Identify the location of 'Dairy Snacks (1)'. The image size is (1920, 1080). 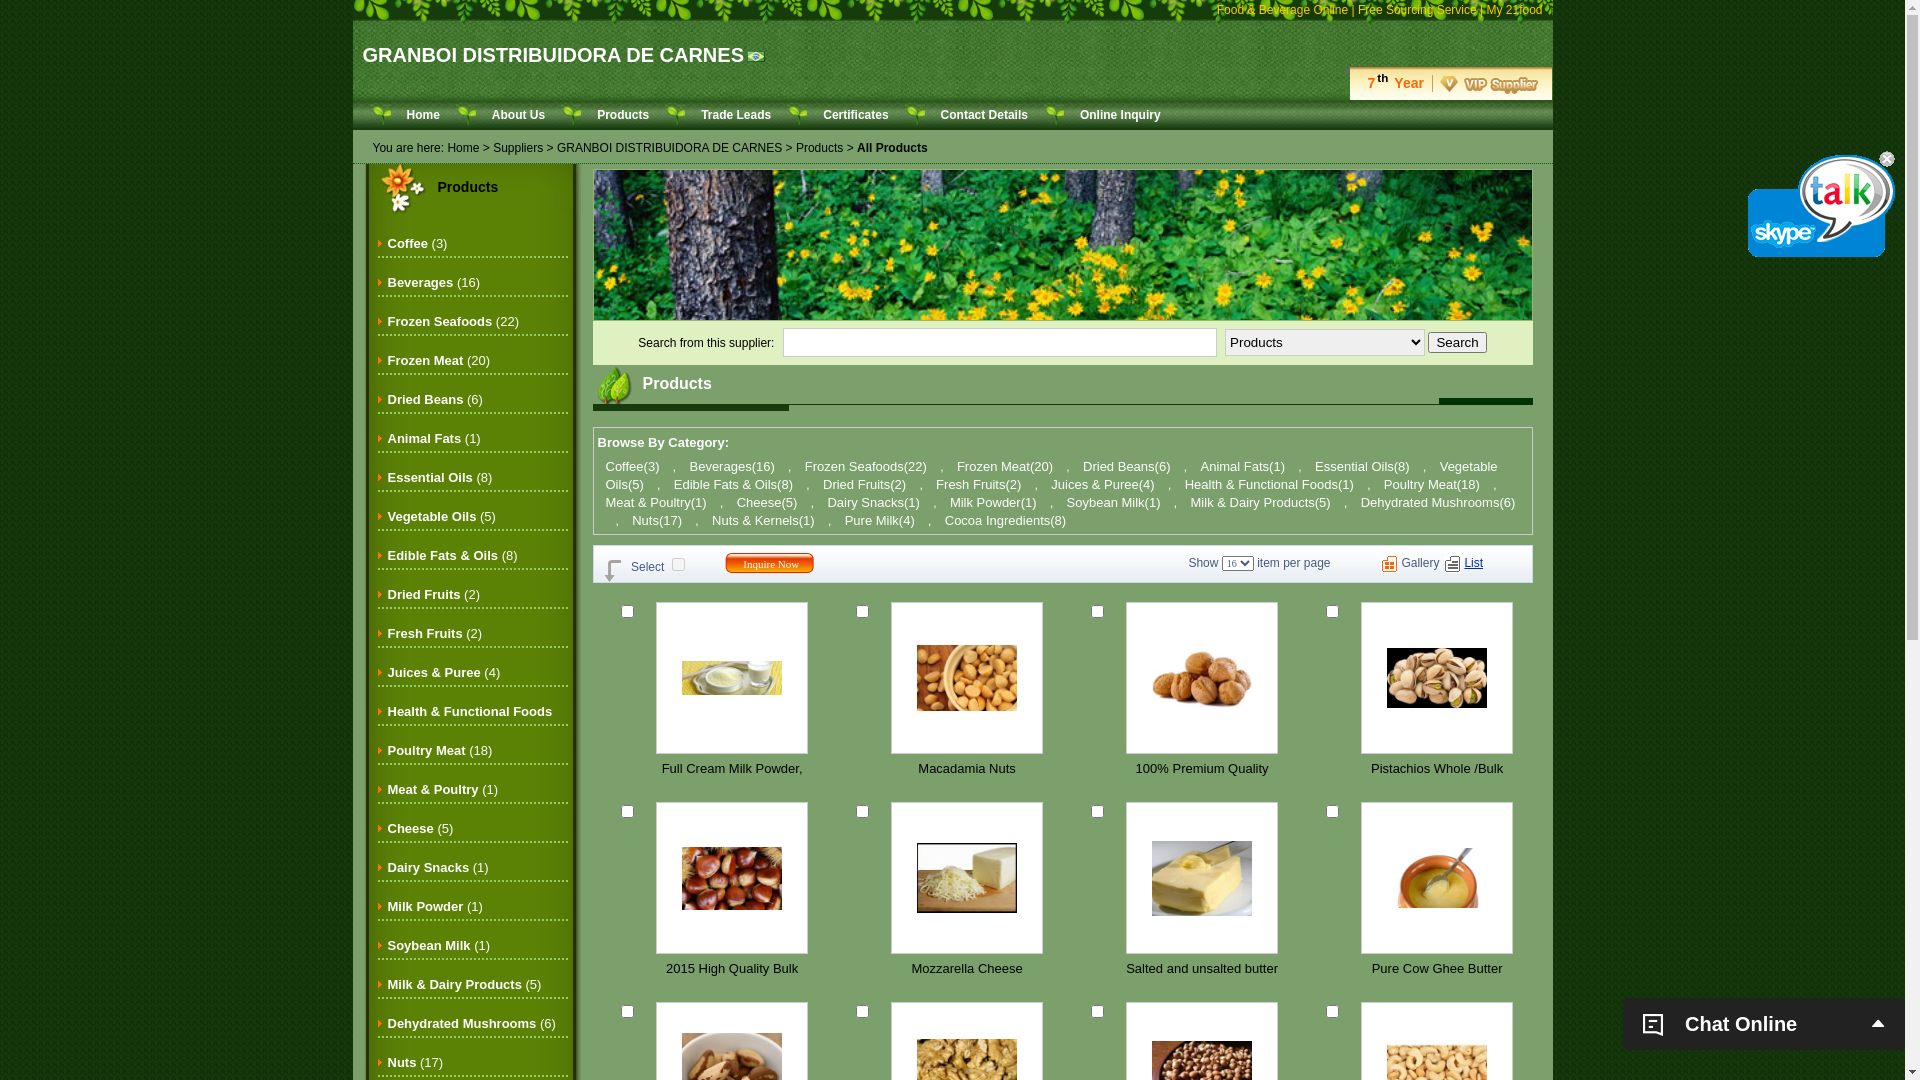
(437, 866).